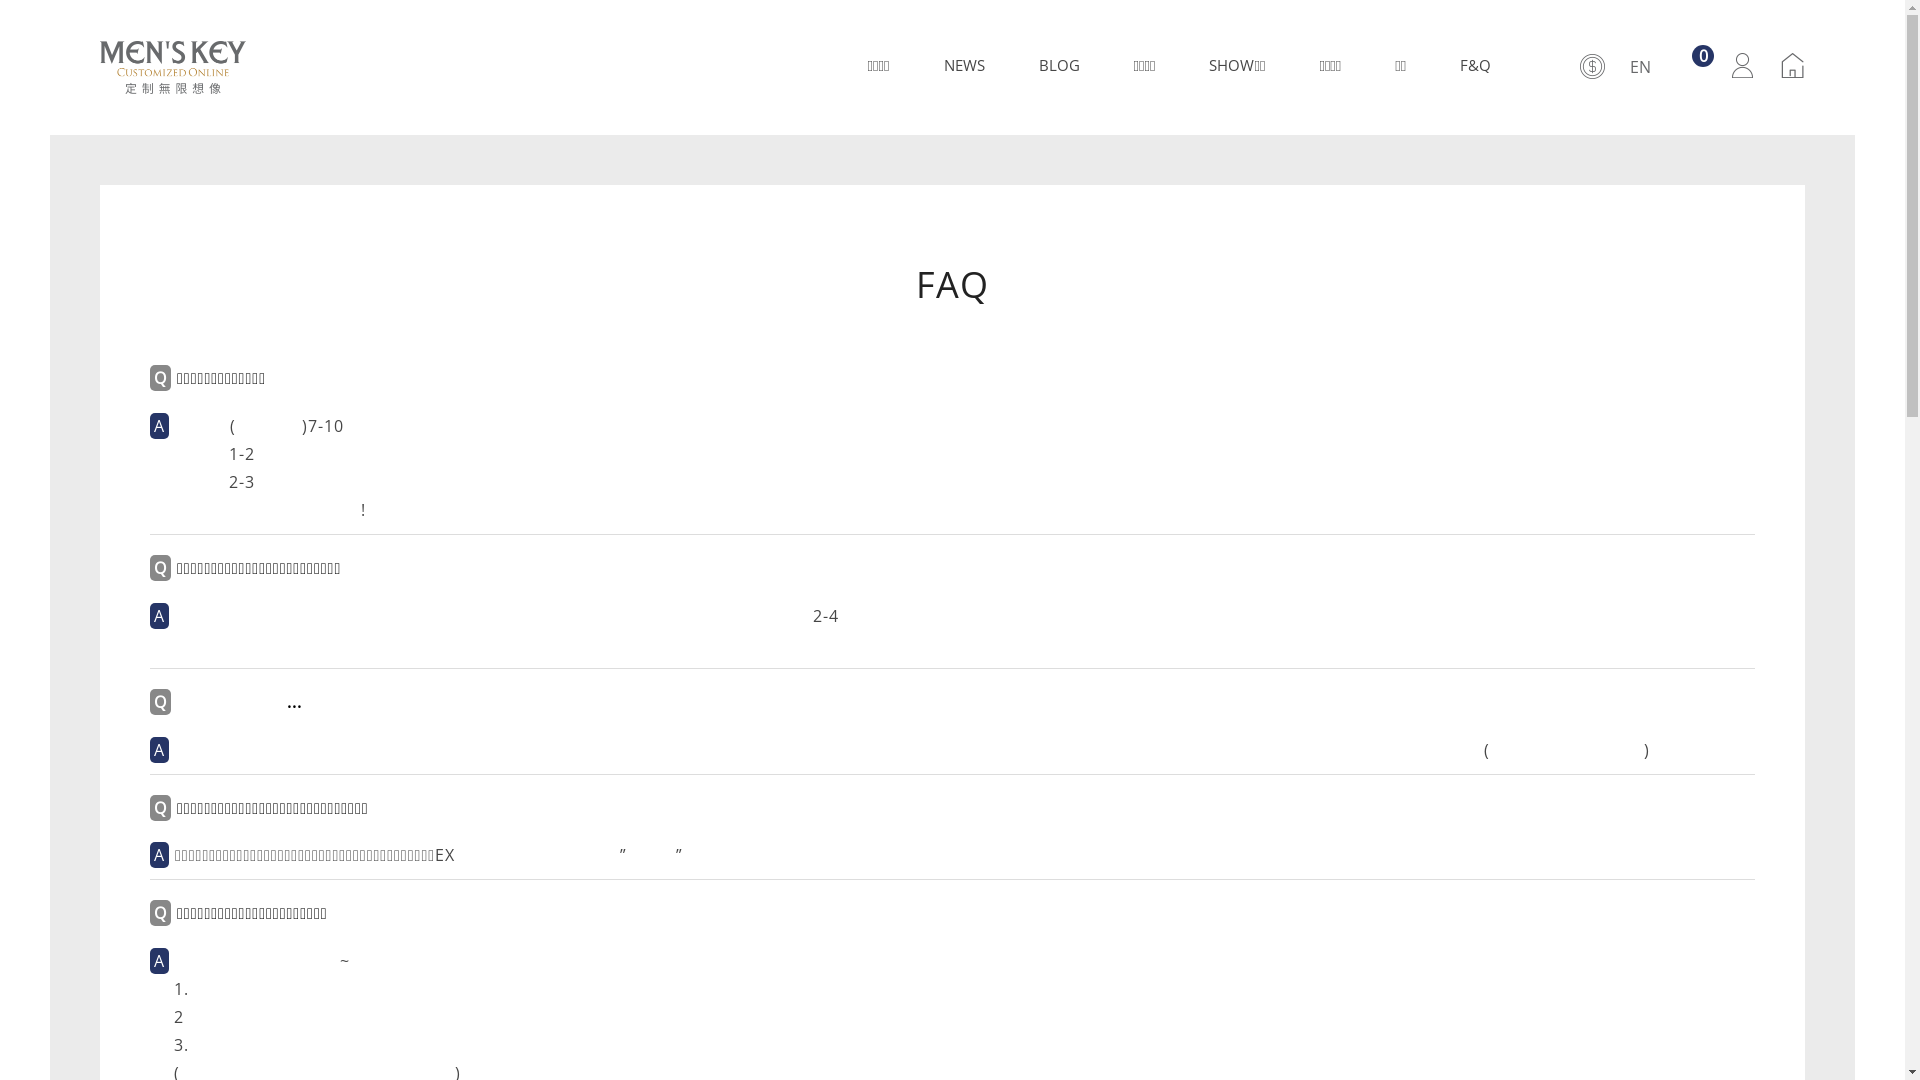 The height and width of the screenshot is (1080, 1920). I want to click on 'MEN'S KEY', so click(172, 66).